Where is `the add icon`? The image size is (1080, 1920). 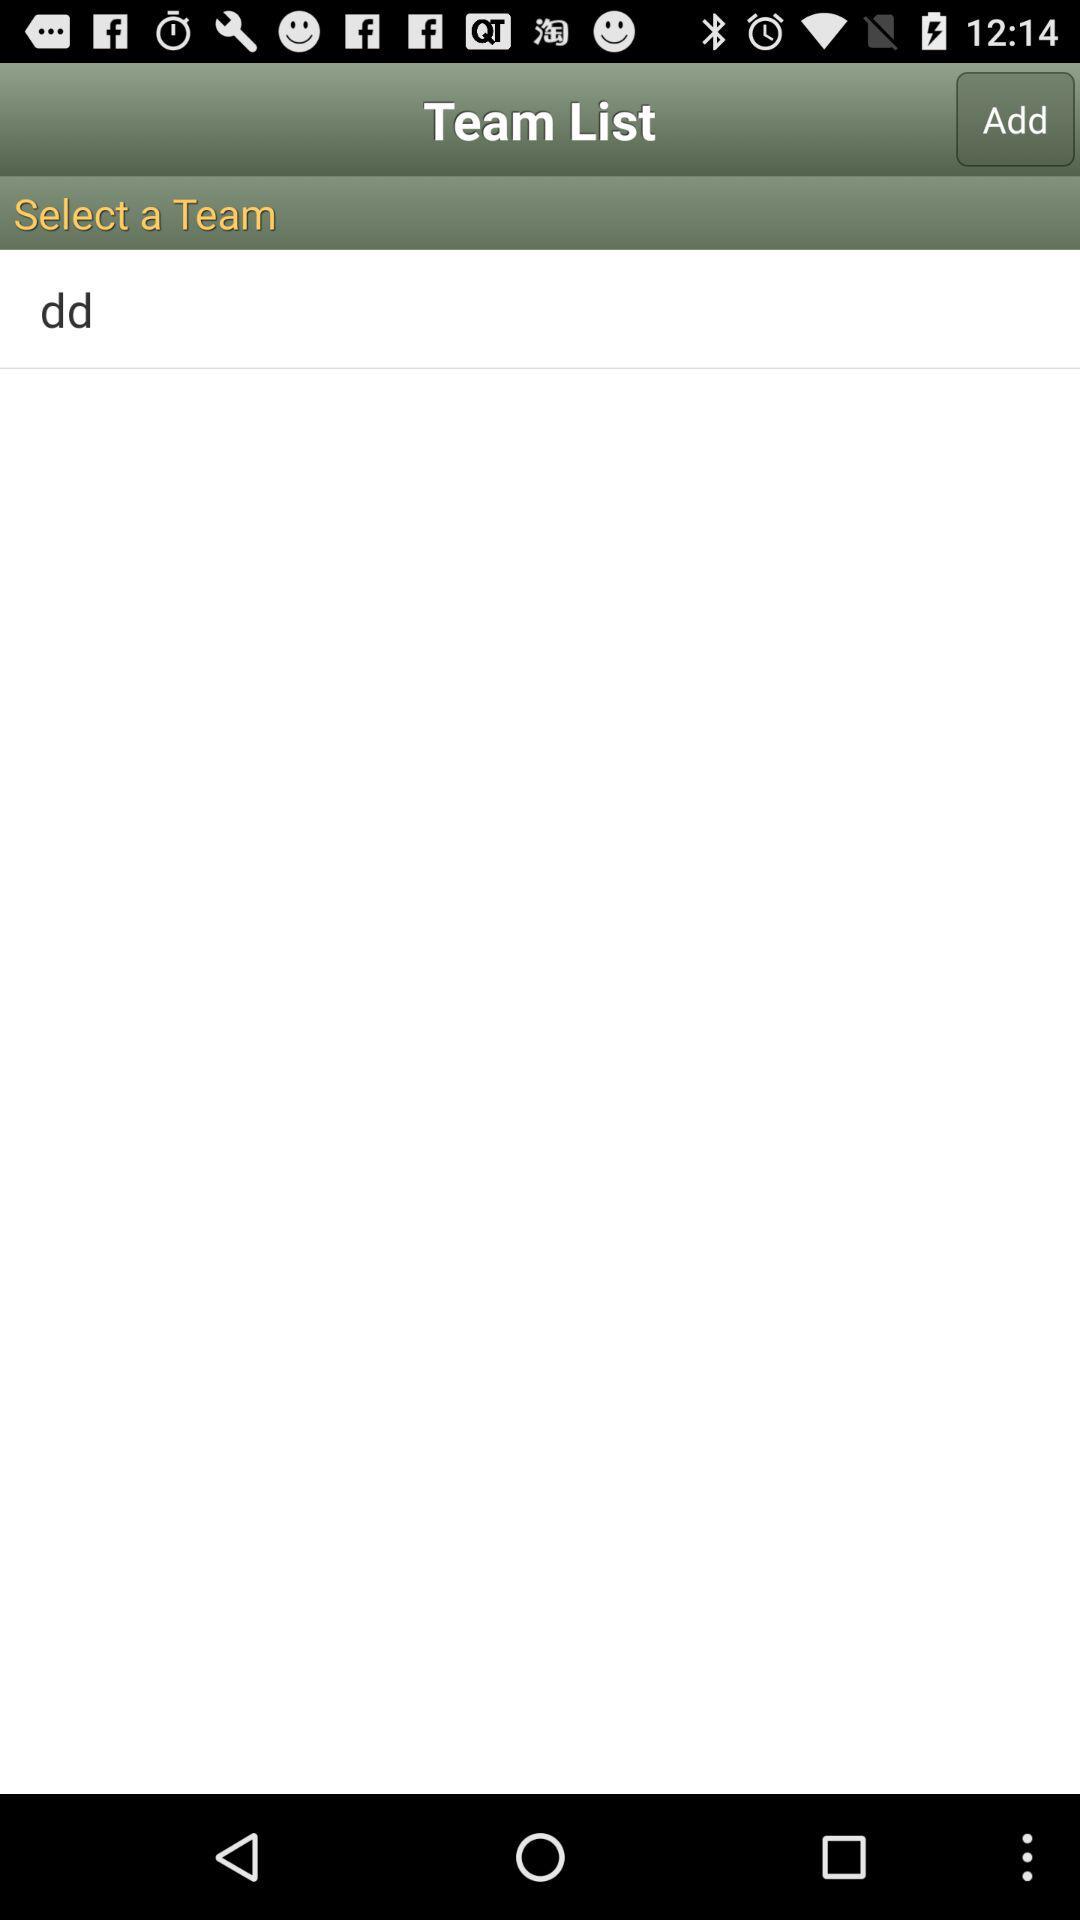 the add icon is located at coordinates (1015, 118).